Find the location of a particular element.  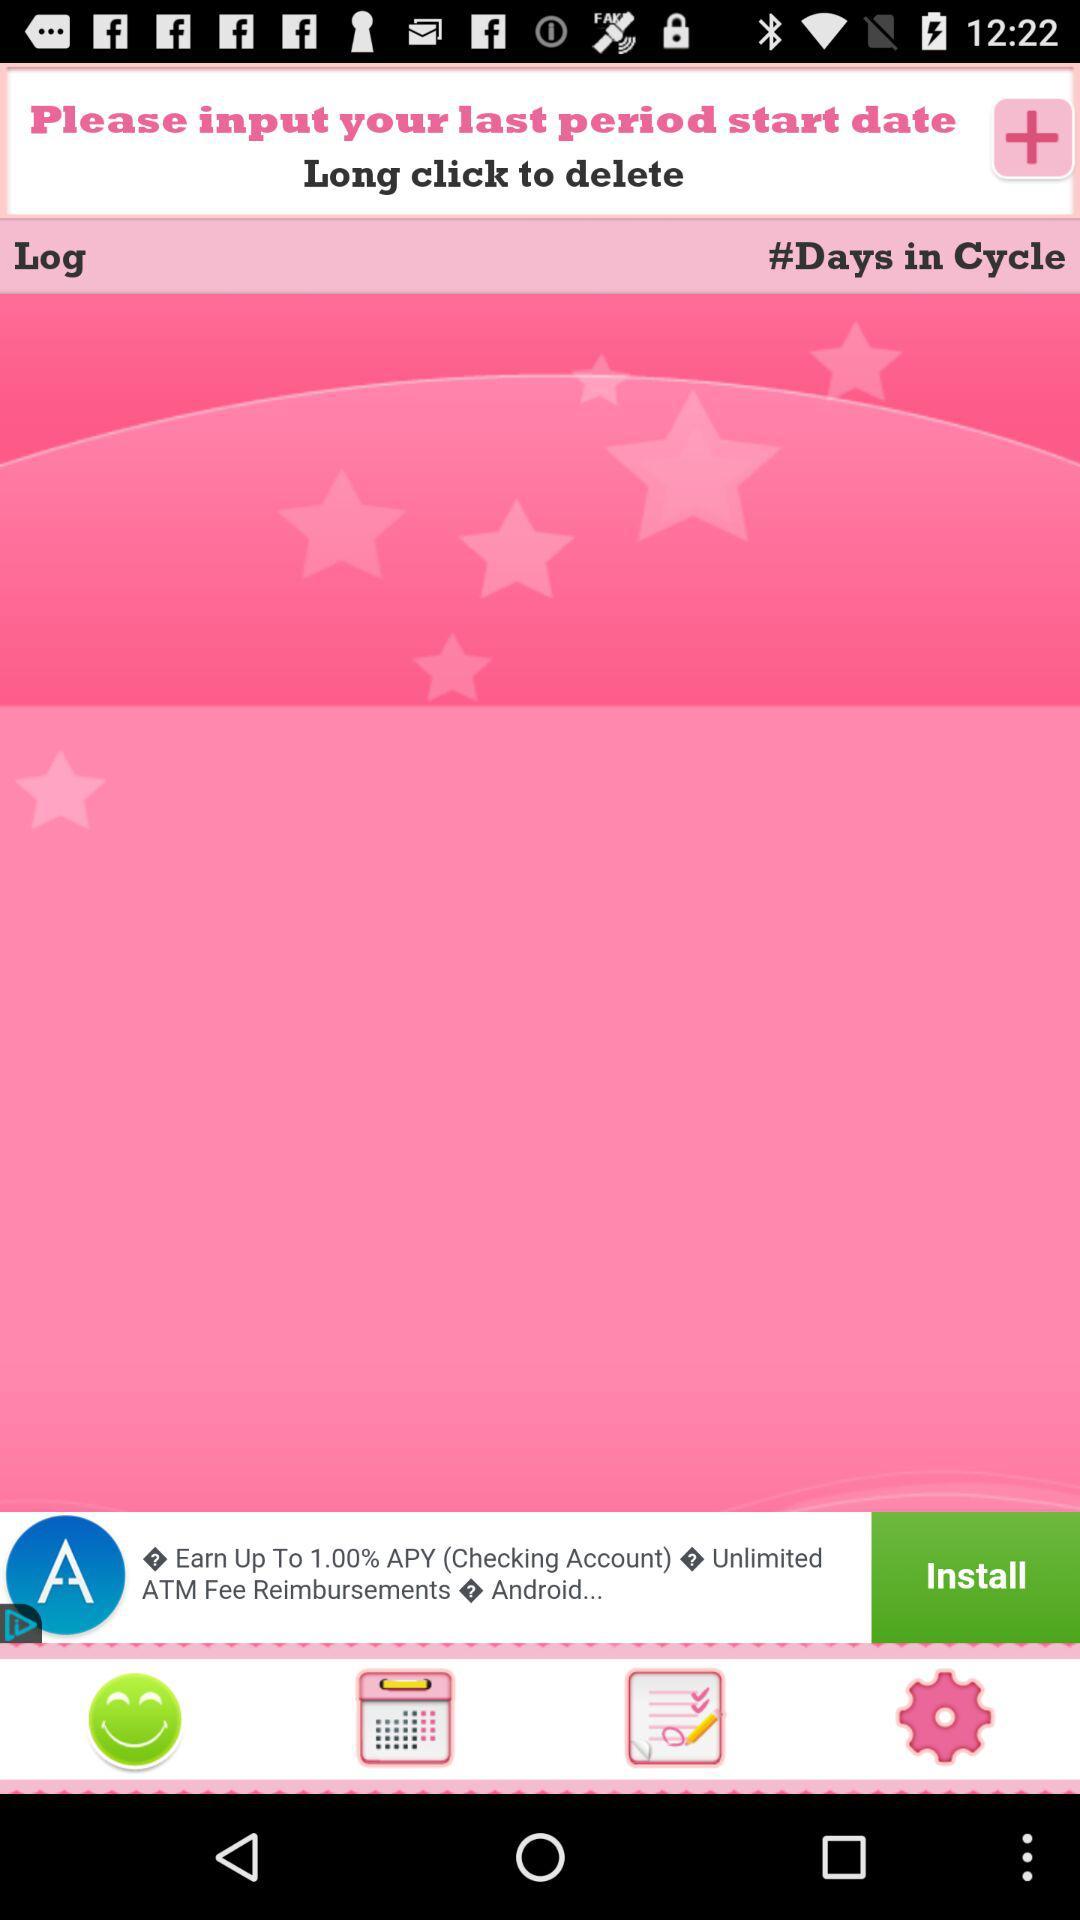

home is located at coordinates (135, 1717).